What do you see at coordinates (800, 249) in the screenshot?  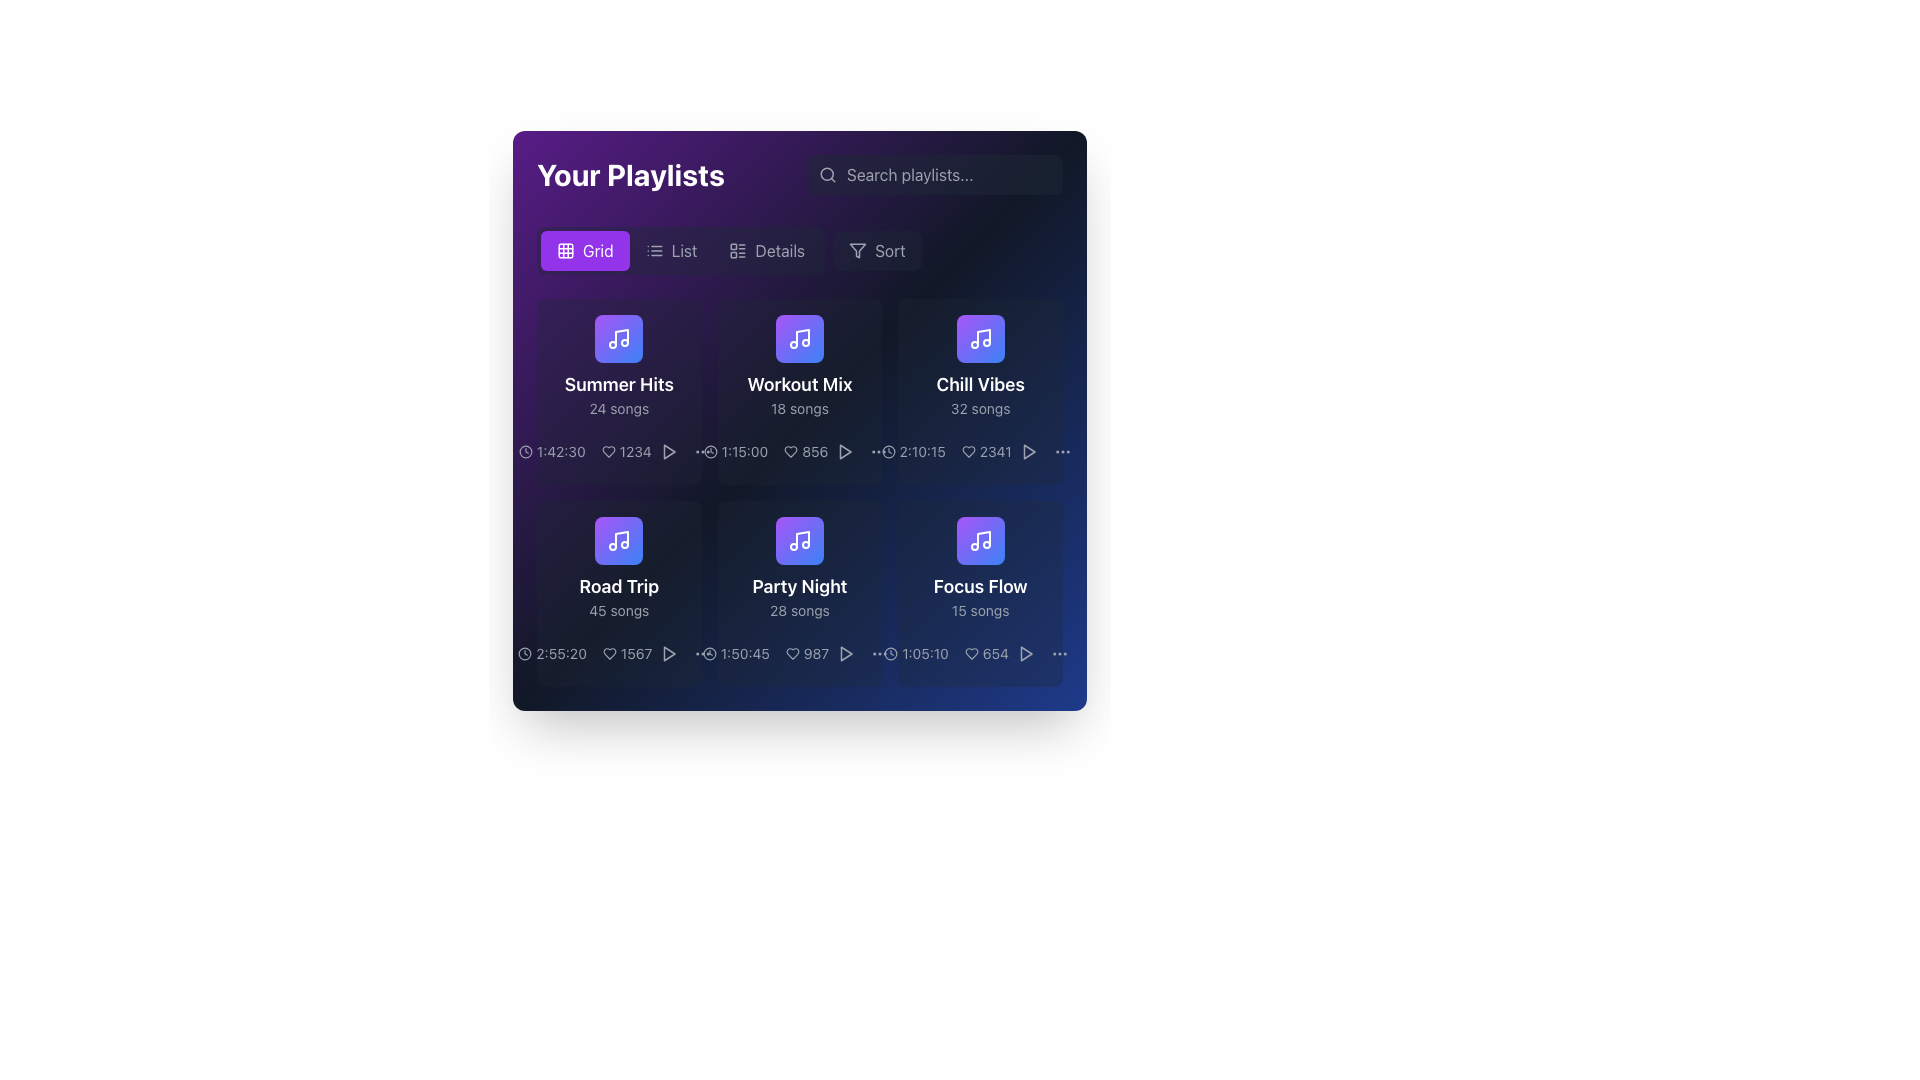 I see `the detailed view button located between the 'List' and 'Sort' buttons in the upper section of the interface under 'Your Playlists'` at bounding box center [800, 249].